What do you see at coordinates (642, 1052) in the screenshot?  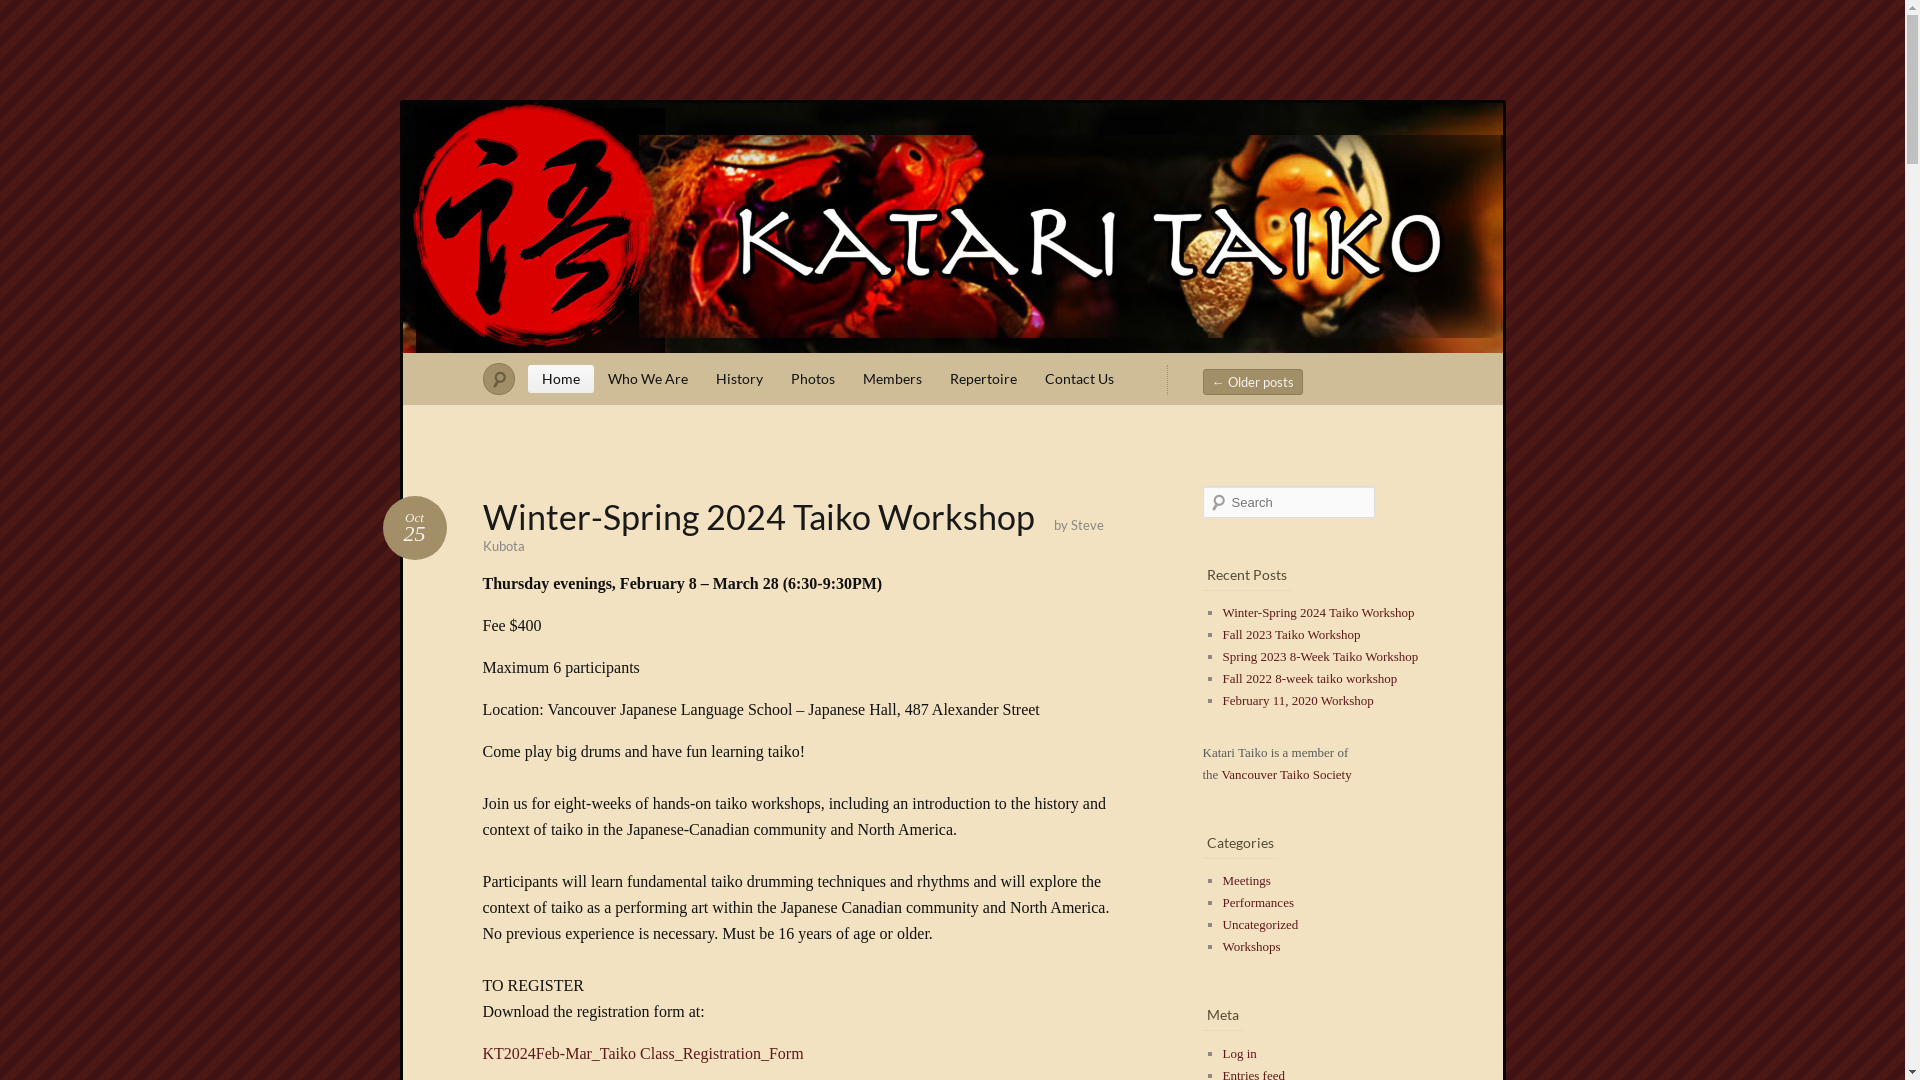 I see `'KT2024Feb-Mar_Taiko Class_Registration_Form'` at bounding box center [642, 1052].